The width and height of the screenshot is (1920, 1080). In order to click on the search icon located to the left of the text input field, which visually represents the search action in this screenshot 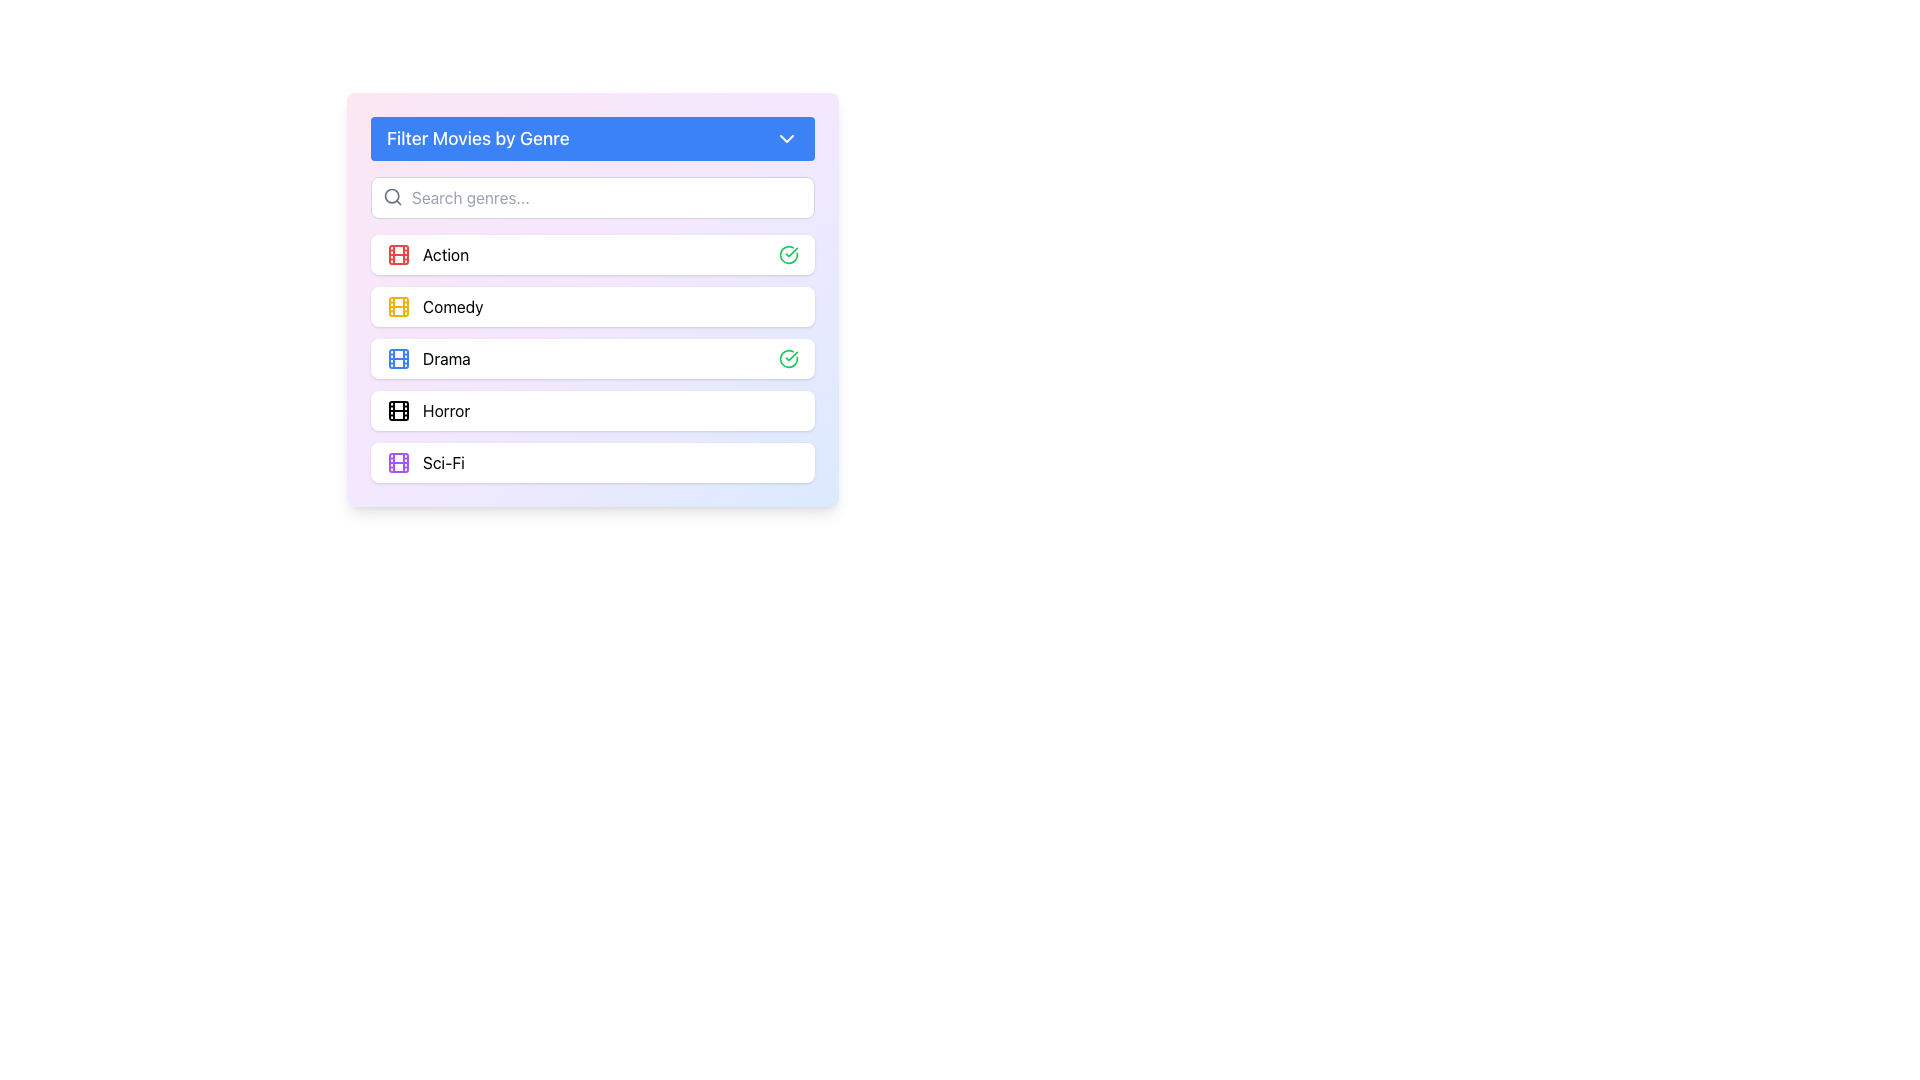, I will do `click(393, 196)`.